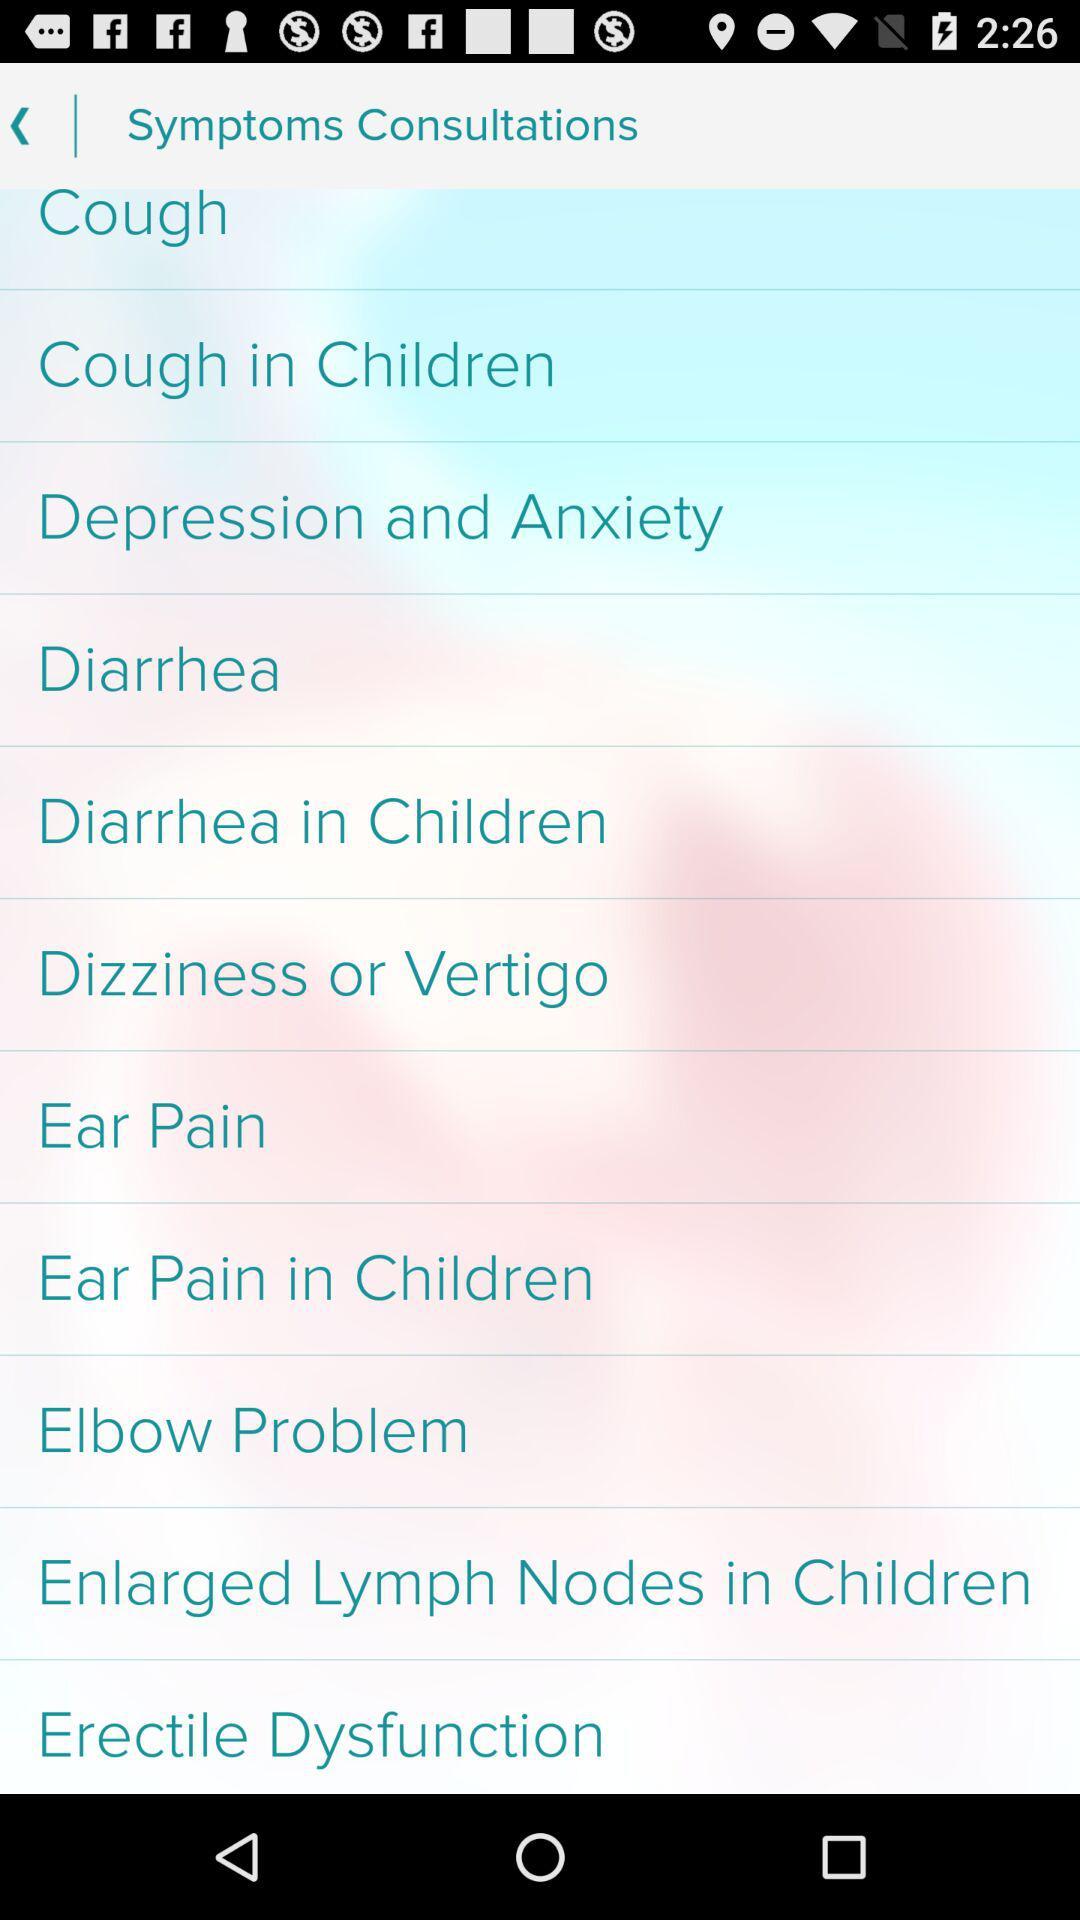 The height and width of the screenshot is (1920, 1080). Describe the element at coordinates (540, 1430) in the screenshot. I see `the elbow problem` at that location.